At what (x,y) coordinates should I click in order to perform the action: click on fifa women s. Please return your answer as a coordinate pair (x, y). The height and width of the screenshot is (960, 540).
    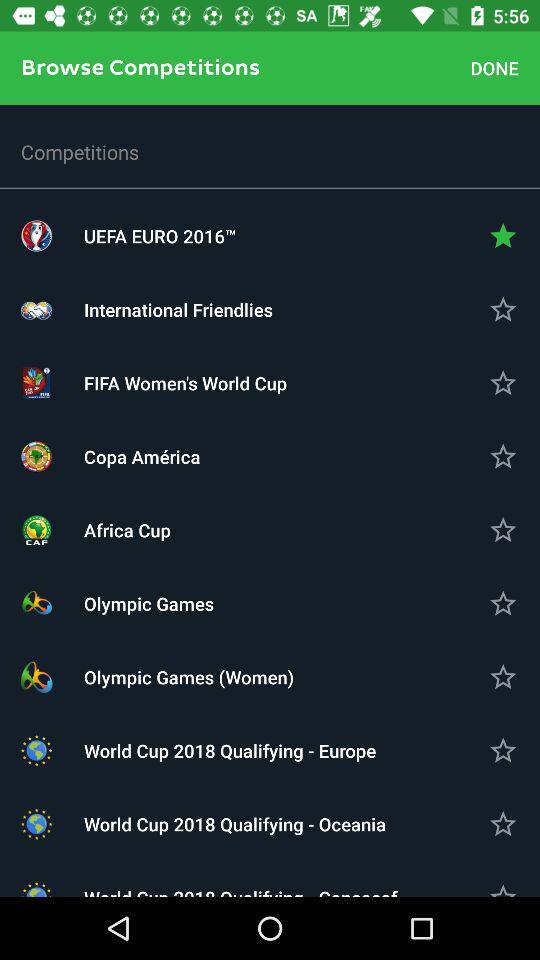
    Looking at the image, I should click on (270, 382).